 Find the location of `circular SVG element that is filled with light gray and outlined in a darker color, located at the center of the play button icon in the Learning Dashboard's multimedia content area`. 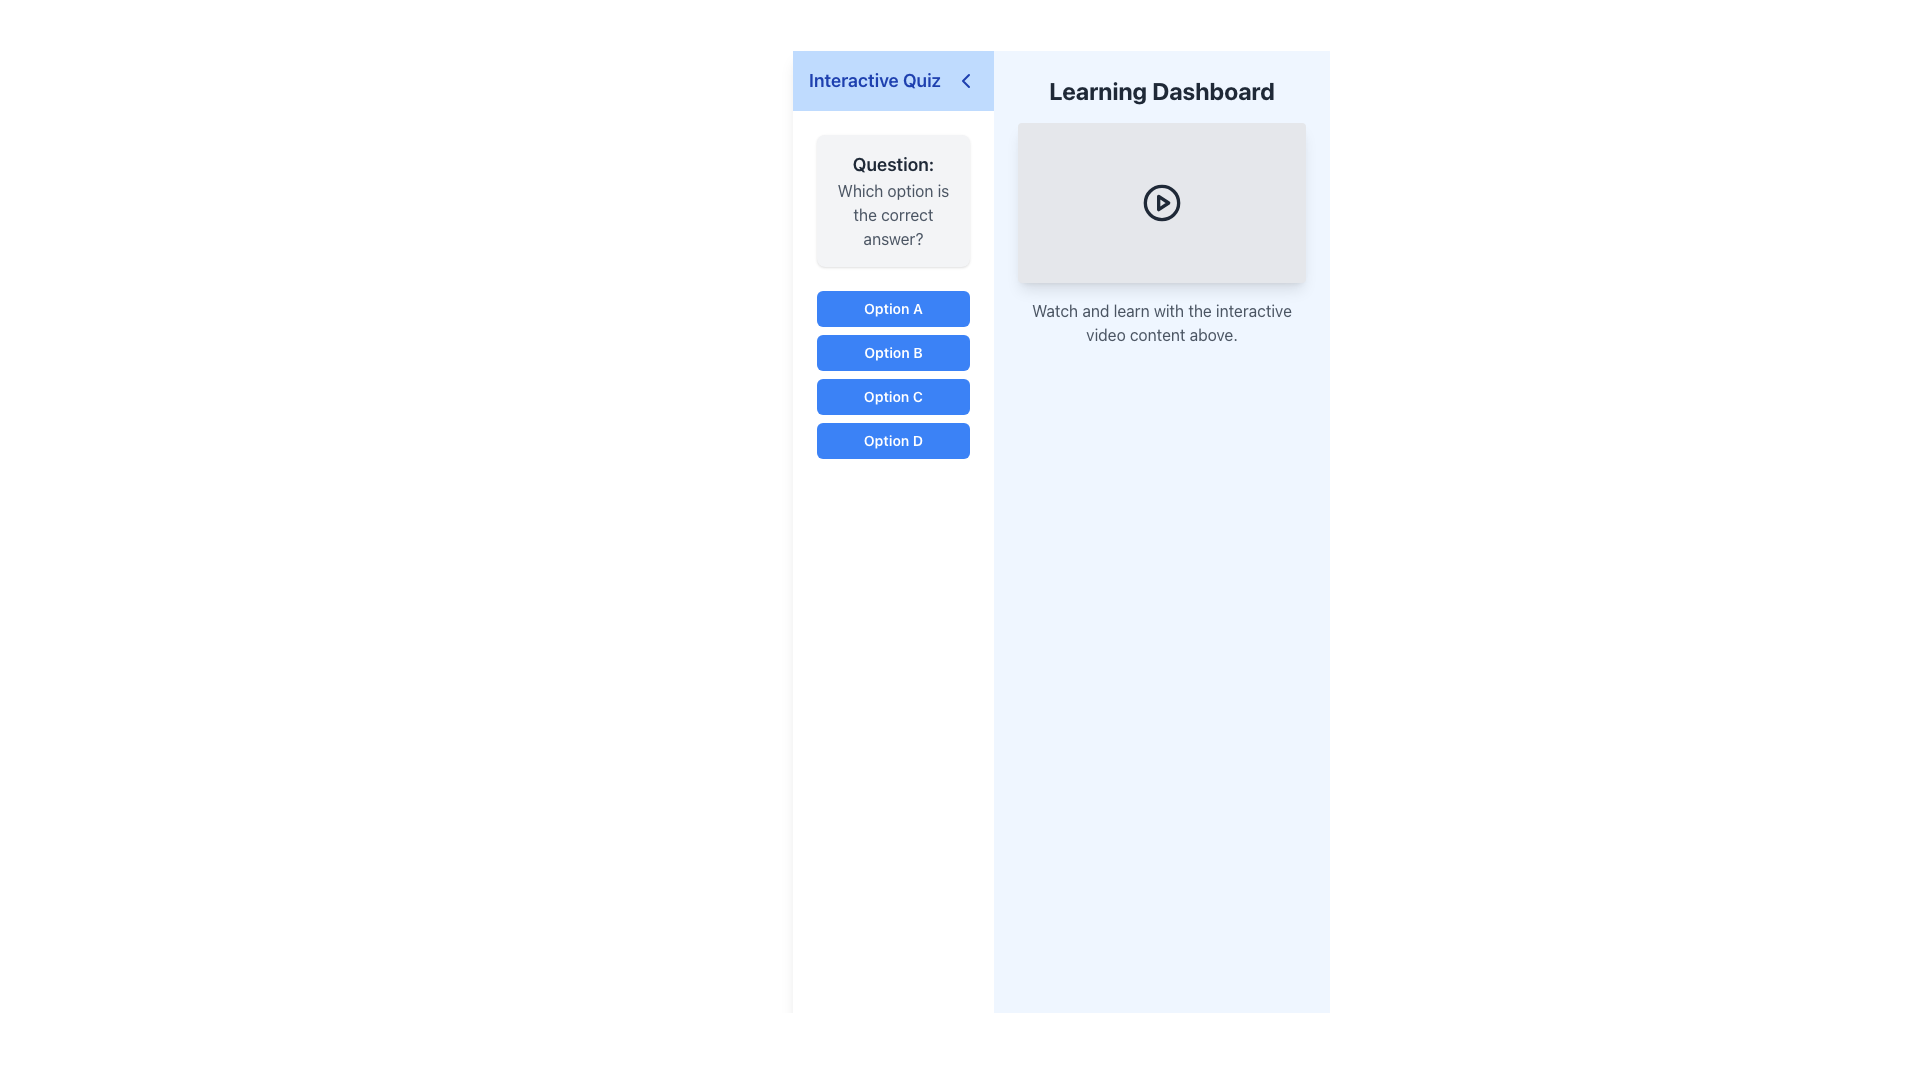

circular SVG element that is filled with light gray and outlined in a darker color, located at the center of the play button icon in the Learning Dashboard's multimedia content area is located at coordinates (1161, 203).